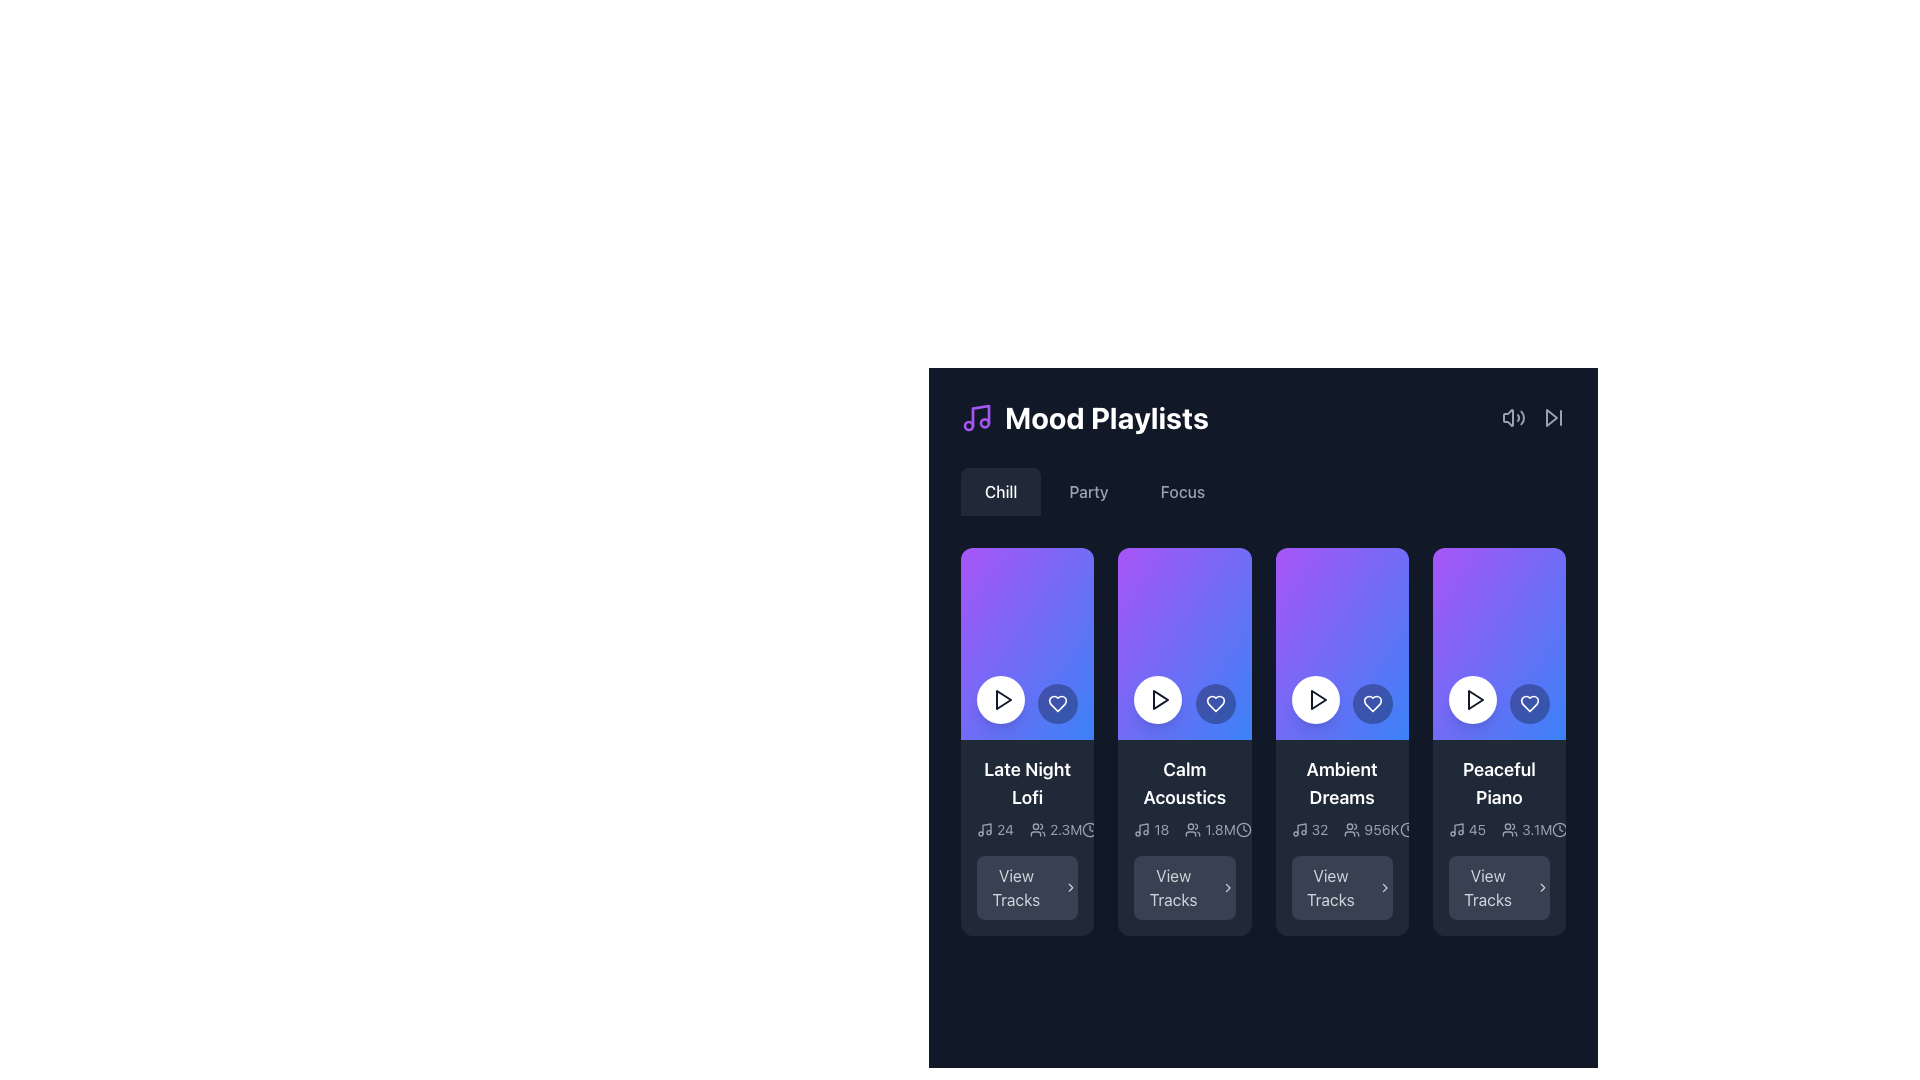  Describe the element at coordinates (1499, 837) in the screenshot. I see `the music playlist card located at the rightmost side of the 'Mood Playlists' section` at that location.